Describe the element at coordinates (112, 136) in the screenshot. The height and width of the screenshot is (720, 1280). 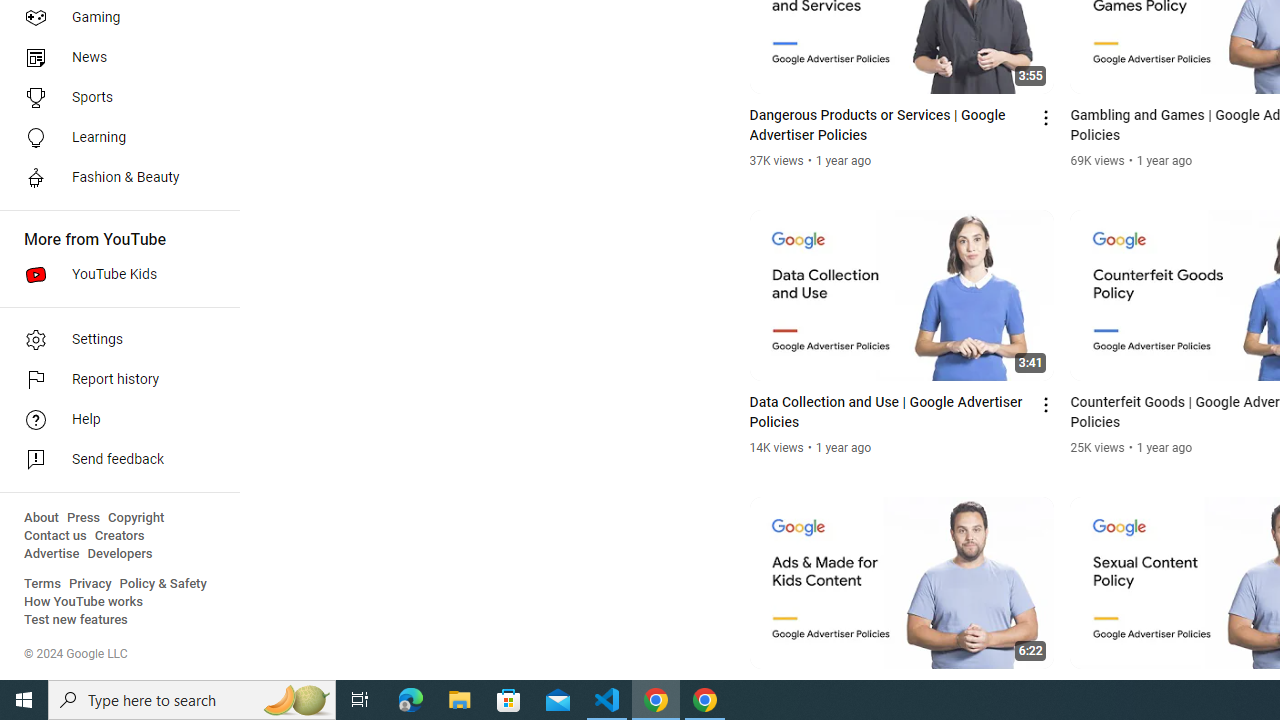
I see `'Learning'` at that location.